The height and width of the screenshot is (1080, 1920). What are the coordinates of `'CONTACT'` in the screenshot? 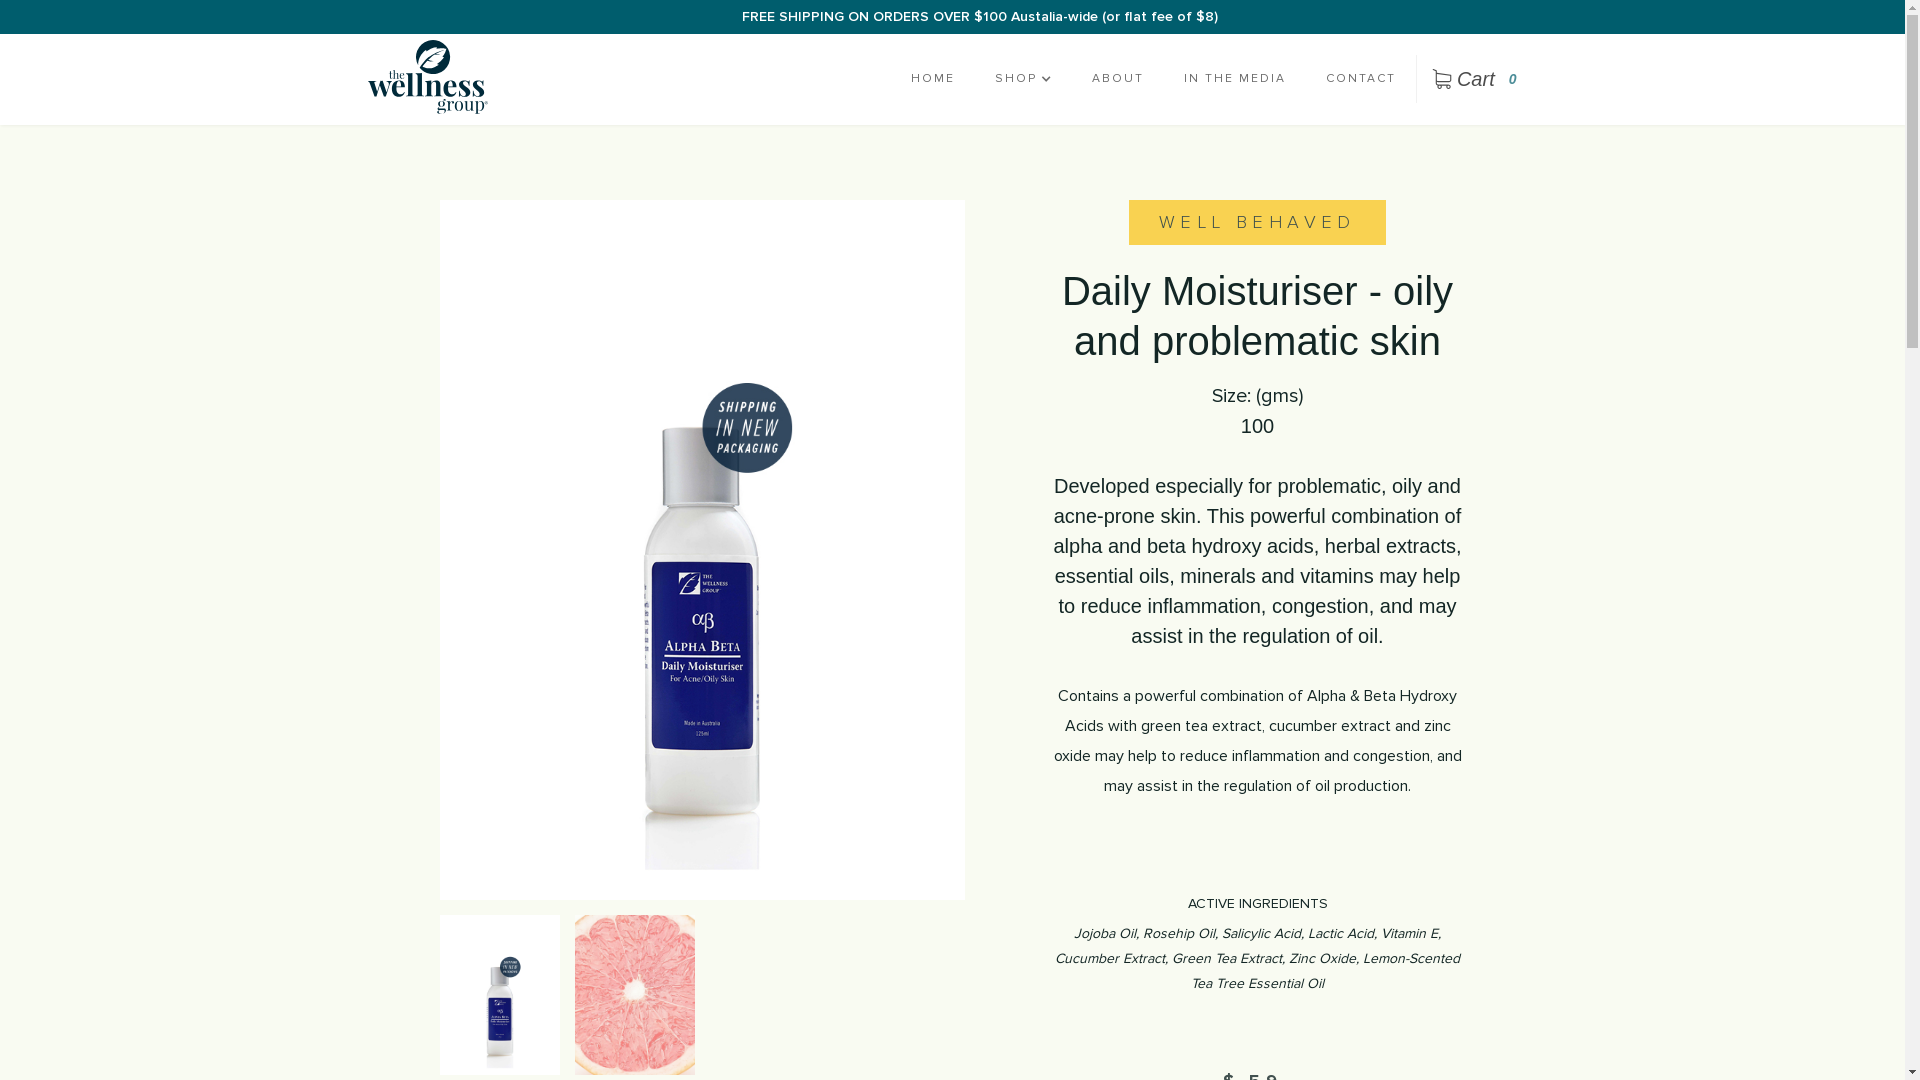 It's located at (1360, 77).